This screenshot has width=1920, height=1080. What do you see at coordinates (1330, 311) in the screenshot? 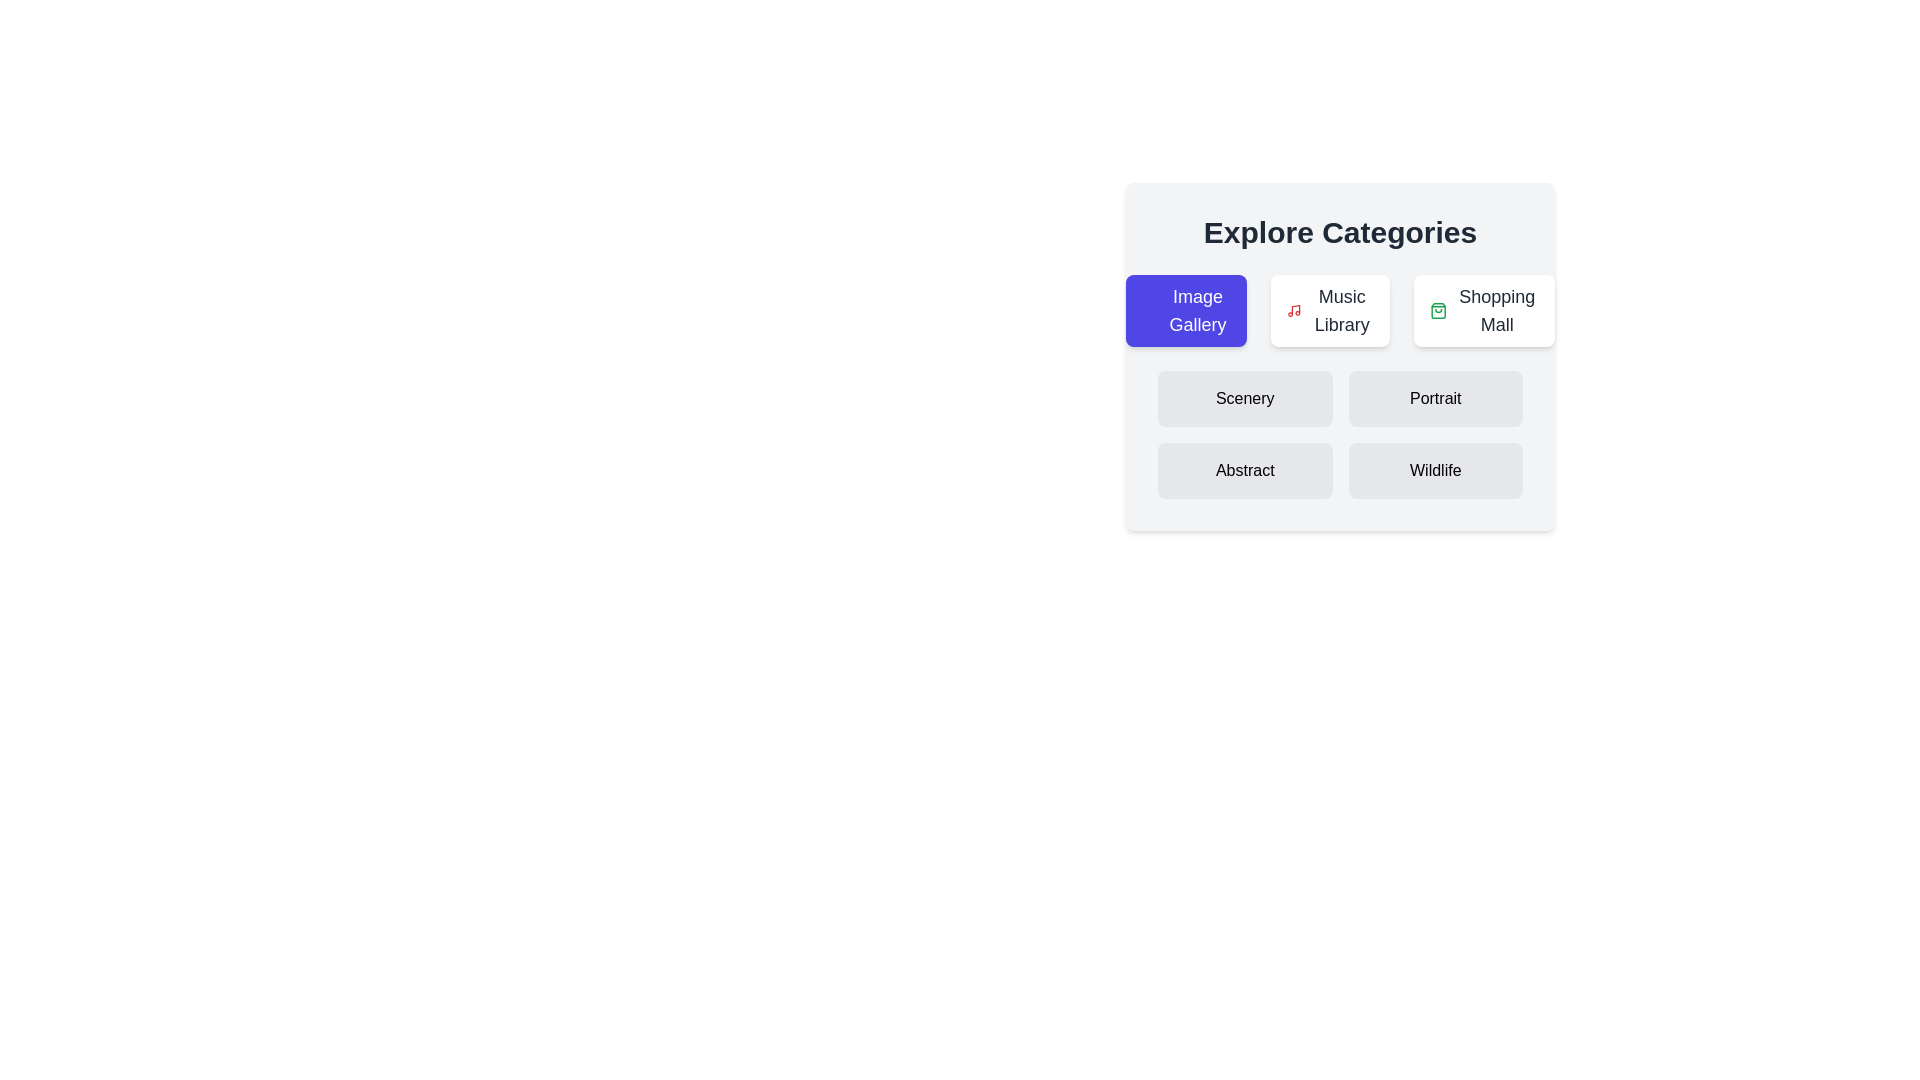
I see `the 'Music Library' button, which is the second button in the 'Explore Categories' section` at bounding box center [1330, 311].